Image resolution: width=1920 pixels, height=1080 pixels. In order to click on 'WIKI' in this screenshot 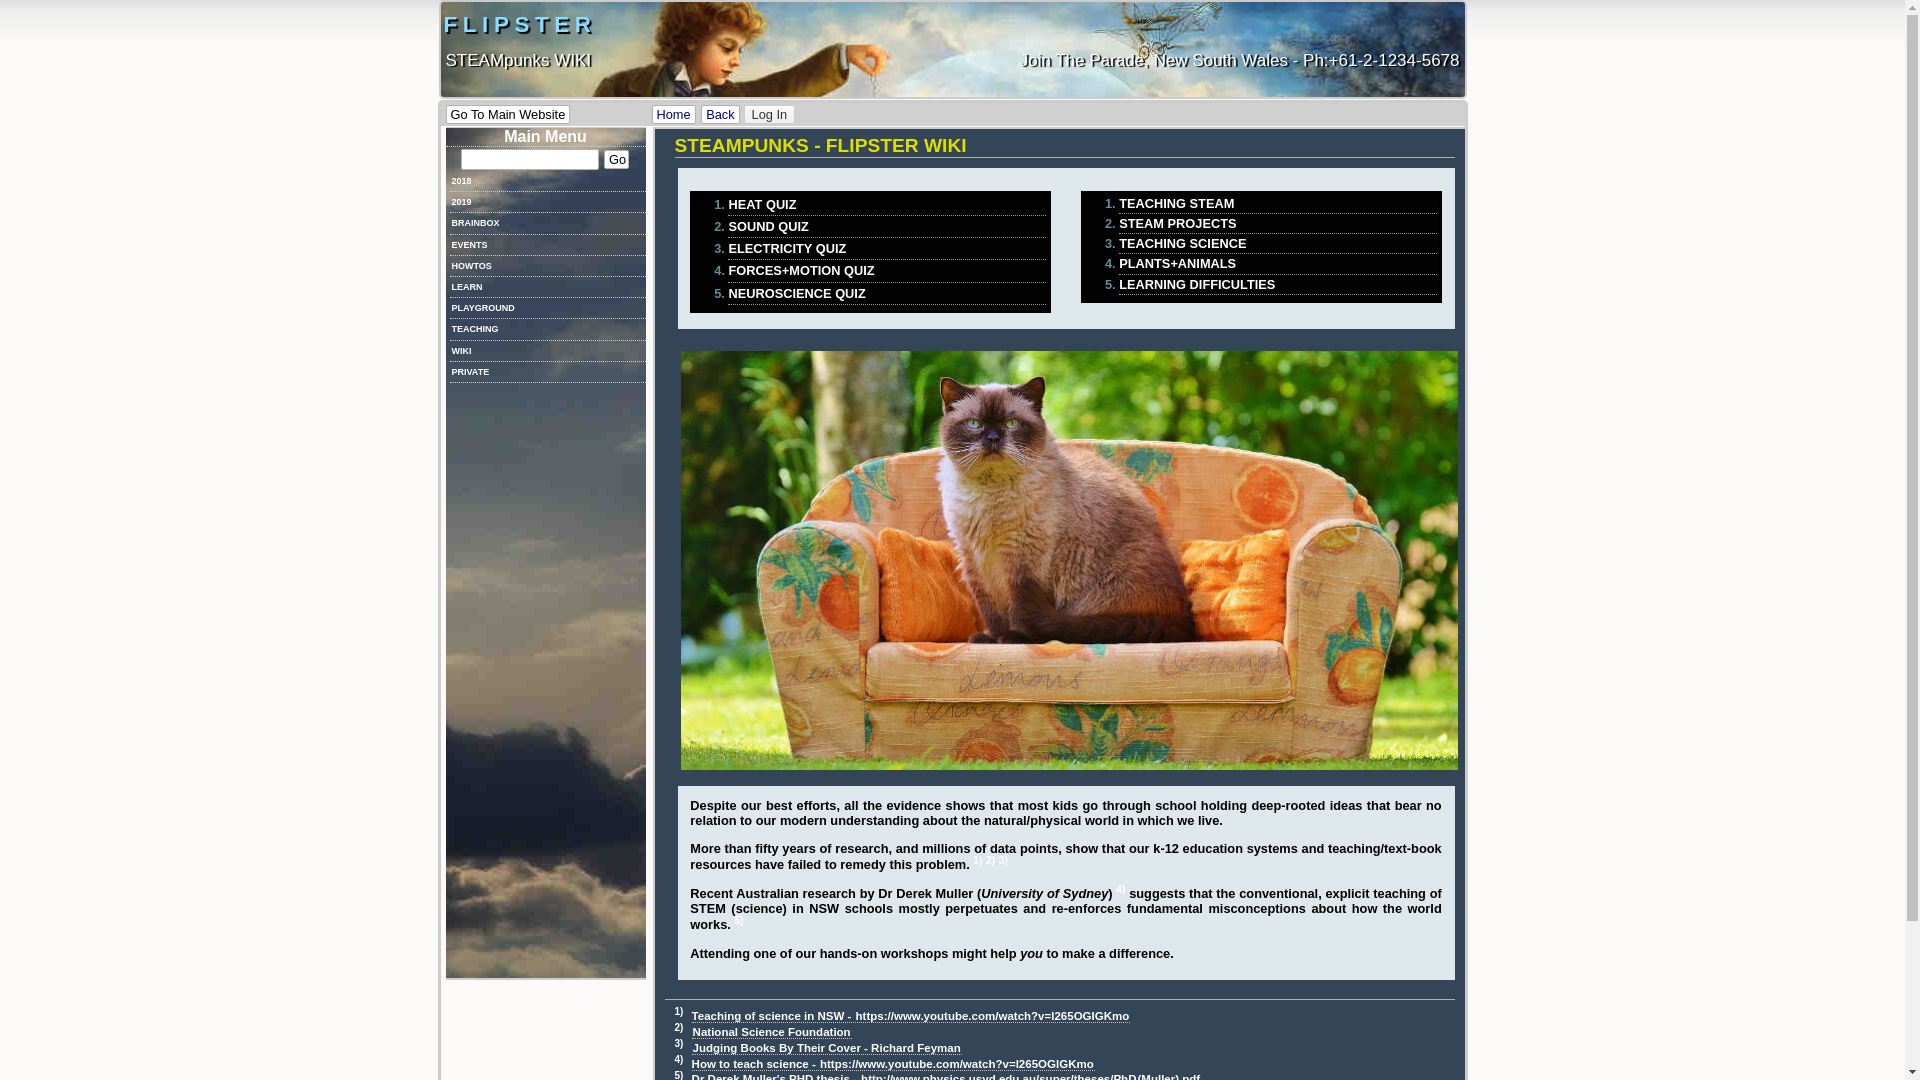, I will do `click(449, 350)`.